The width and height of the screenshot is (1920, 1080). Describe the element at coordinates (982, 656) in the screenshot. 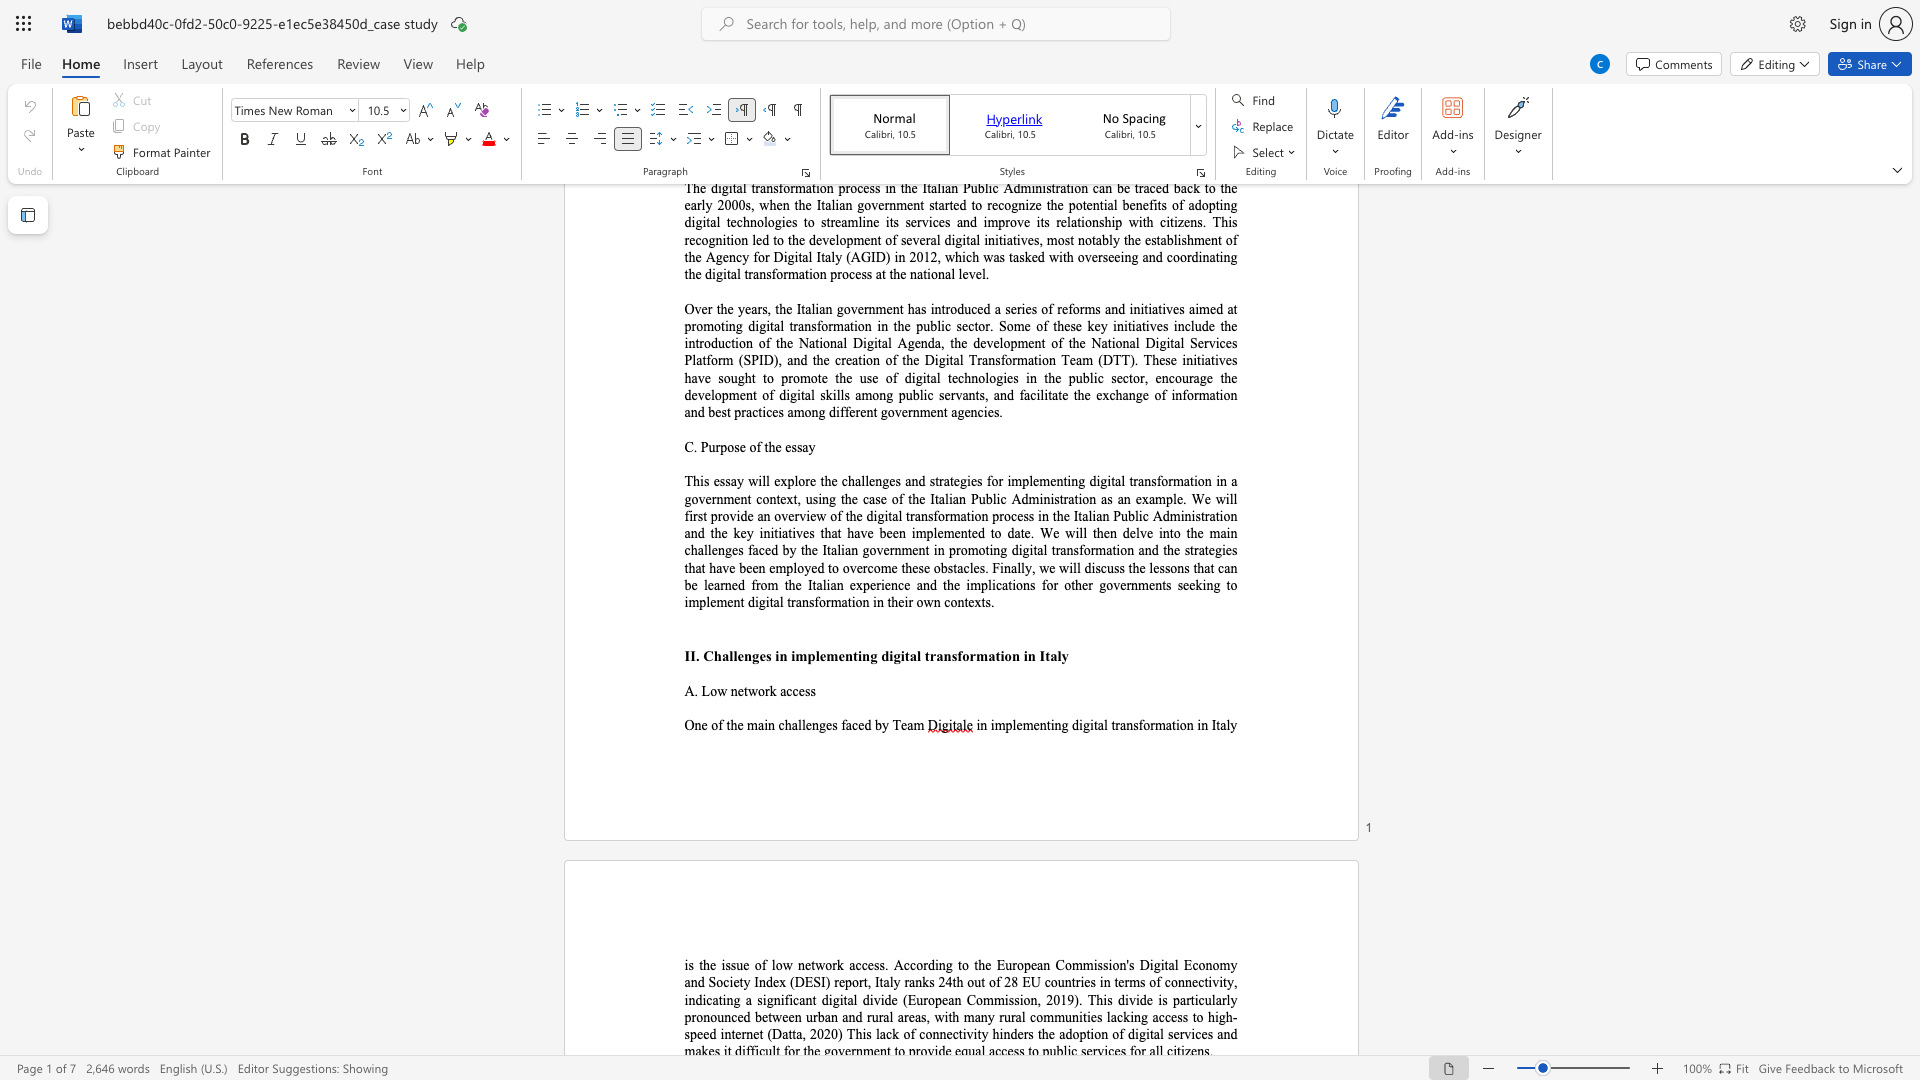

I see `the 3th character "m" in the text` at that location.